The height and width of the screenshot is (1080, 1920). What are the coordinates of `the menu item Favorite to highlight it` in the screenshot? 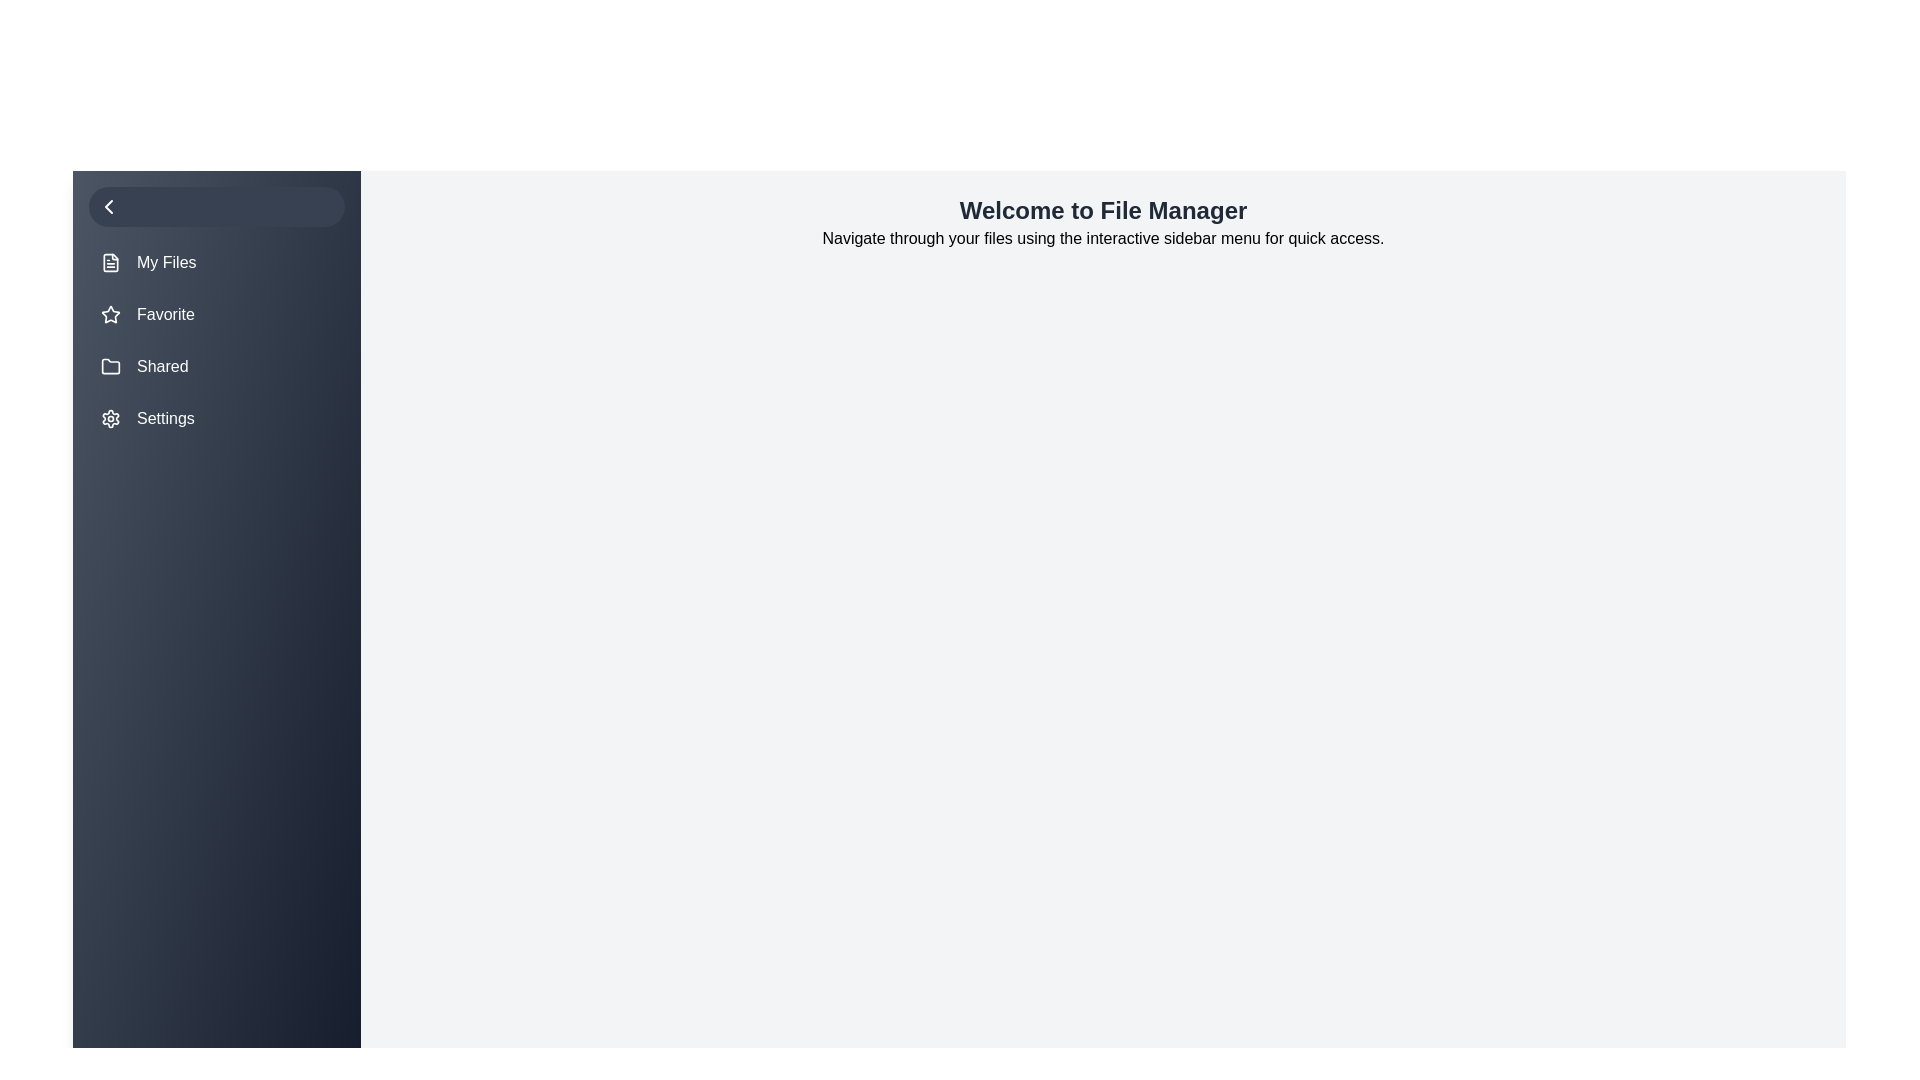 It's located at (216, 315).